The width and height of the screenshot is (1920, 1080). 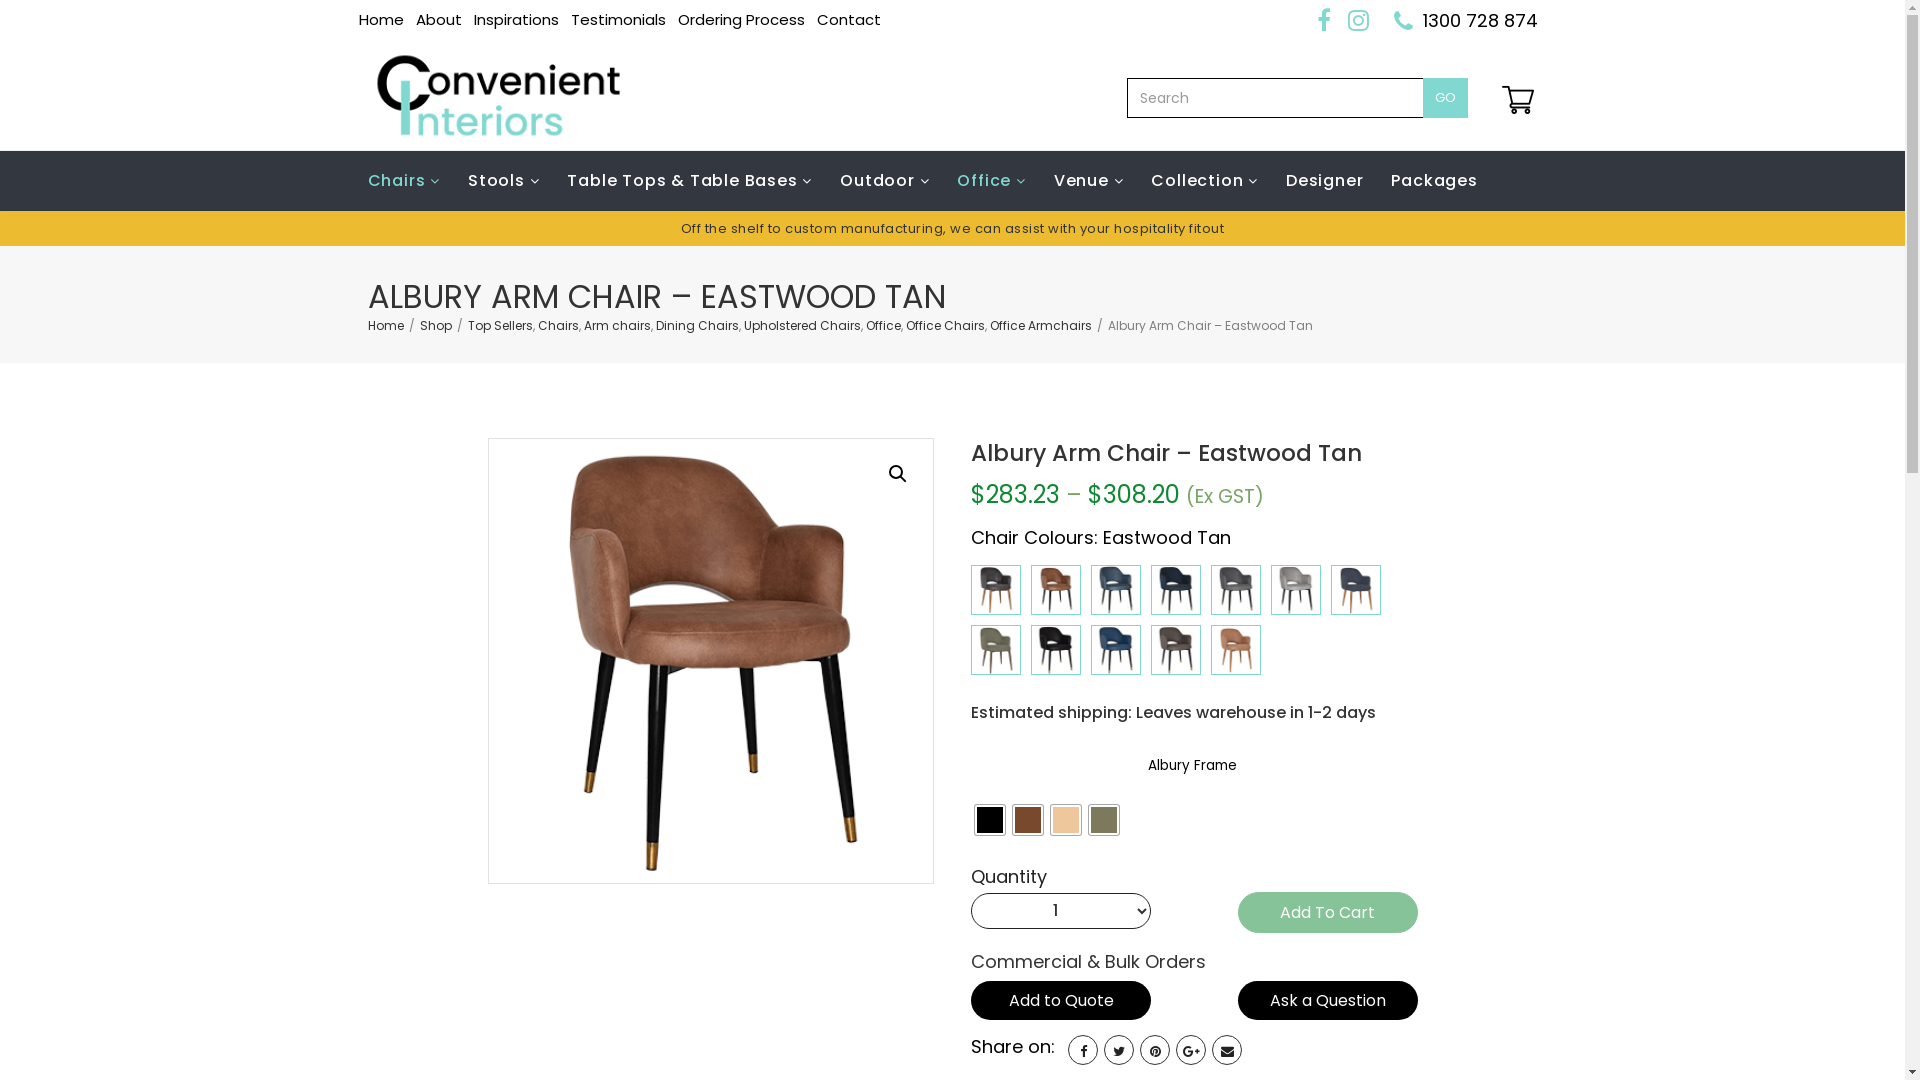 I want to click on 'Testimonials', so click(x=616, y=19).